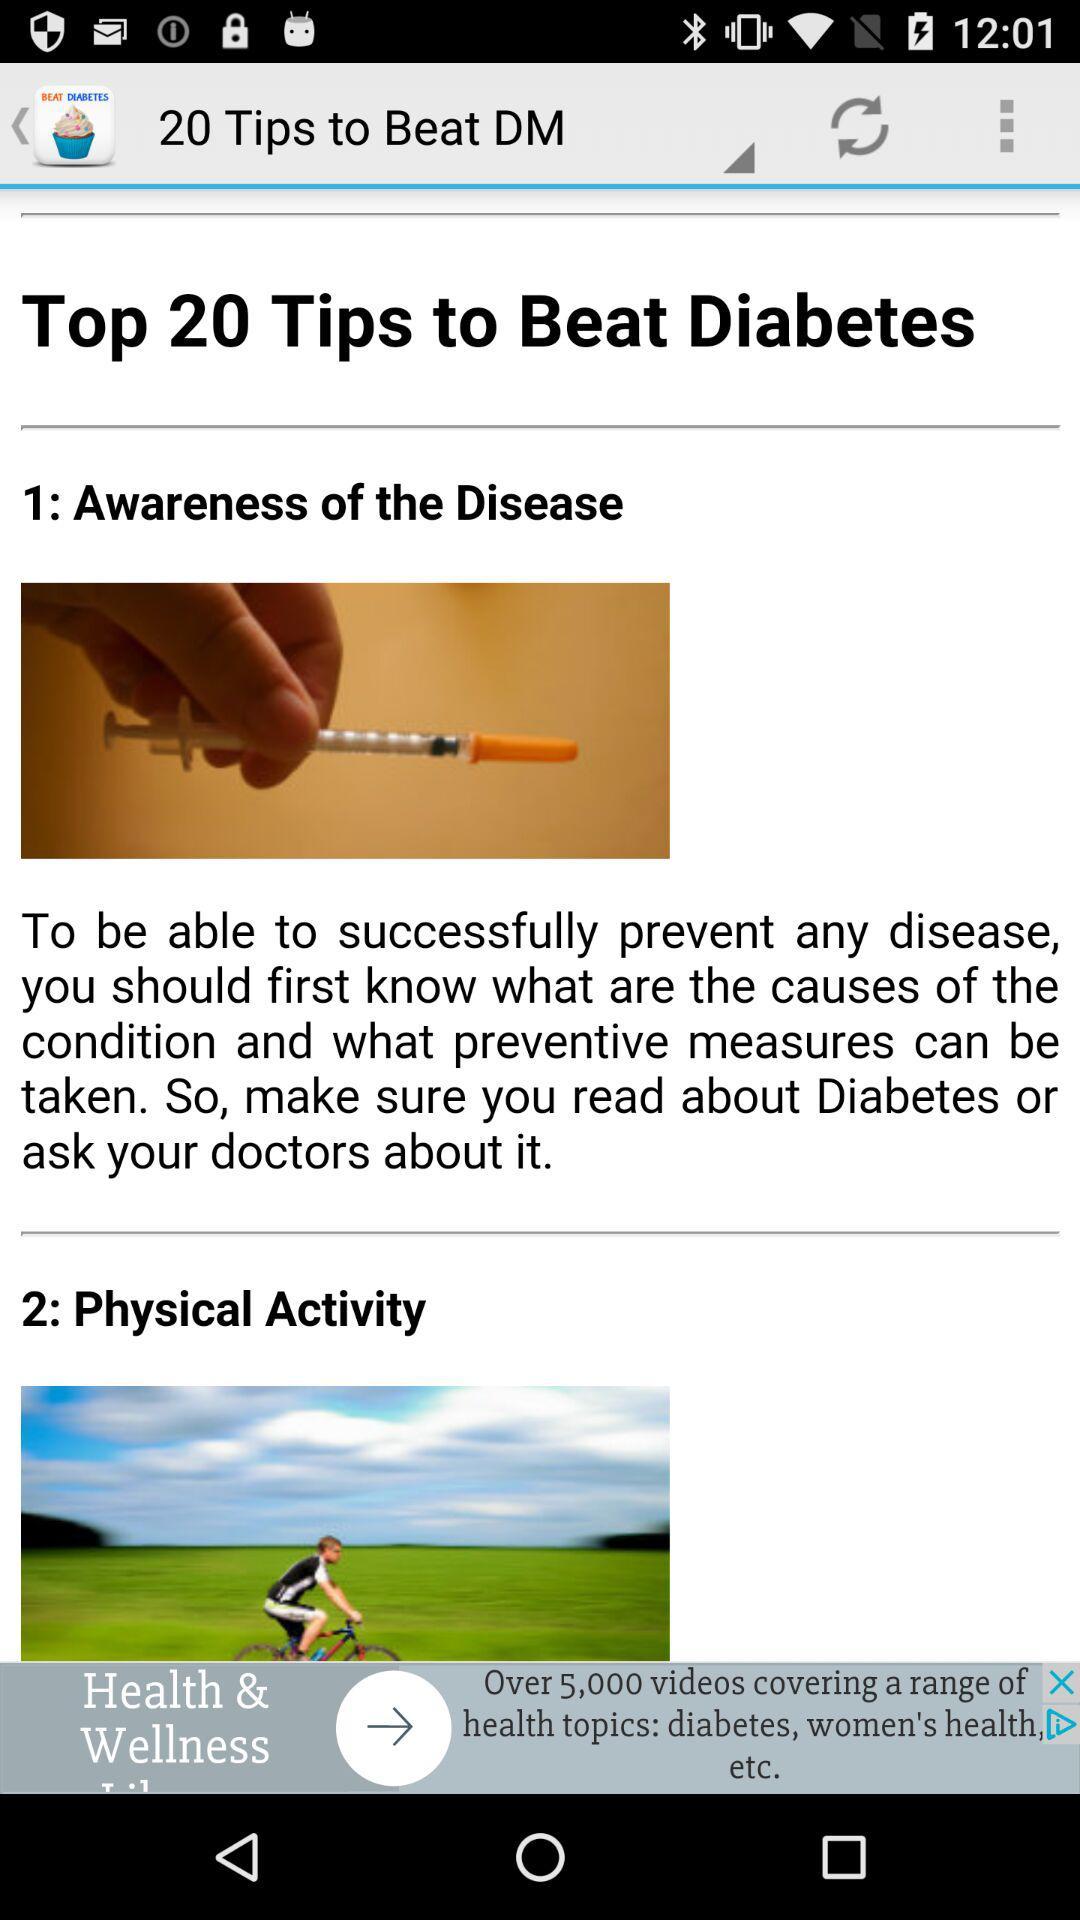 This screenshot has height=1920, width=1080. Describe the element at coordinates (540, 1727) in the screenshot. I see `the add` at that location.